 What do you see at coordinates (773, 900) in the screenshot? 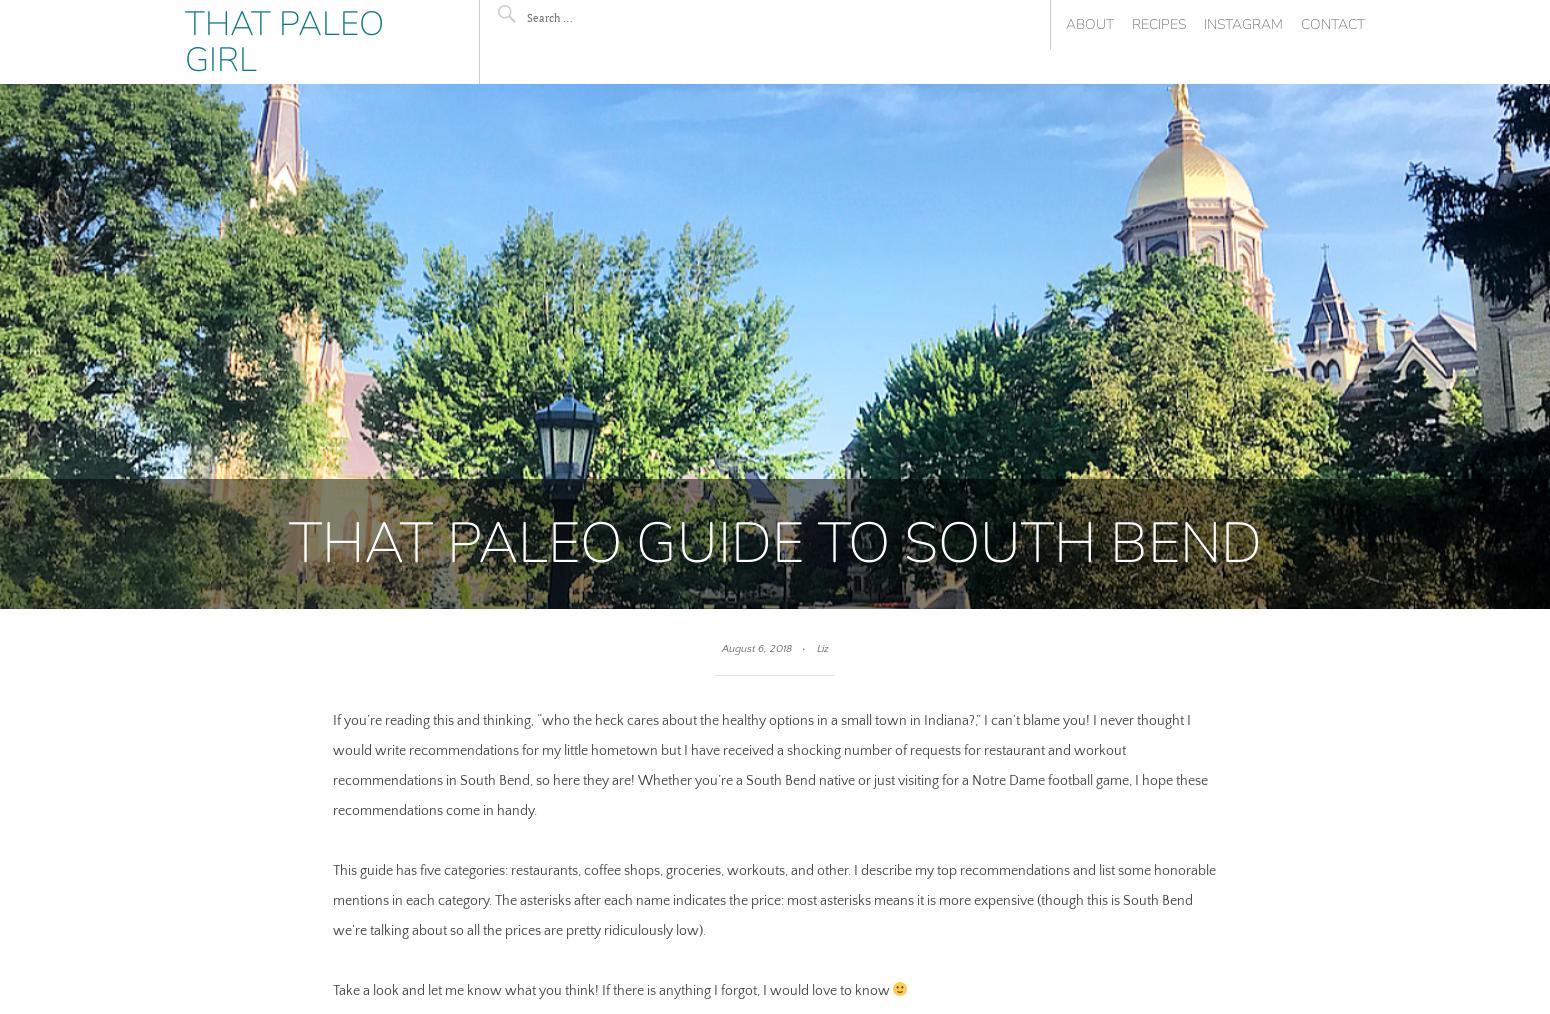
I see `'This guide has five categories: restaurants, coffee shops, groceries, workouts, and other. I describe my top recommendations and list some honorable mentions in each category. The asterisks after each name indicates the price: most asterisks means it is more expensive (though this is South Bend we’re talking about so all the prices are pretty ridiculously low).'` at bounding box center [773, 900].